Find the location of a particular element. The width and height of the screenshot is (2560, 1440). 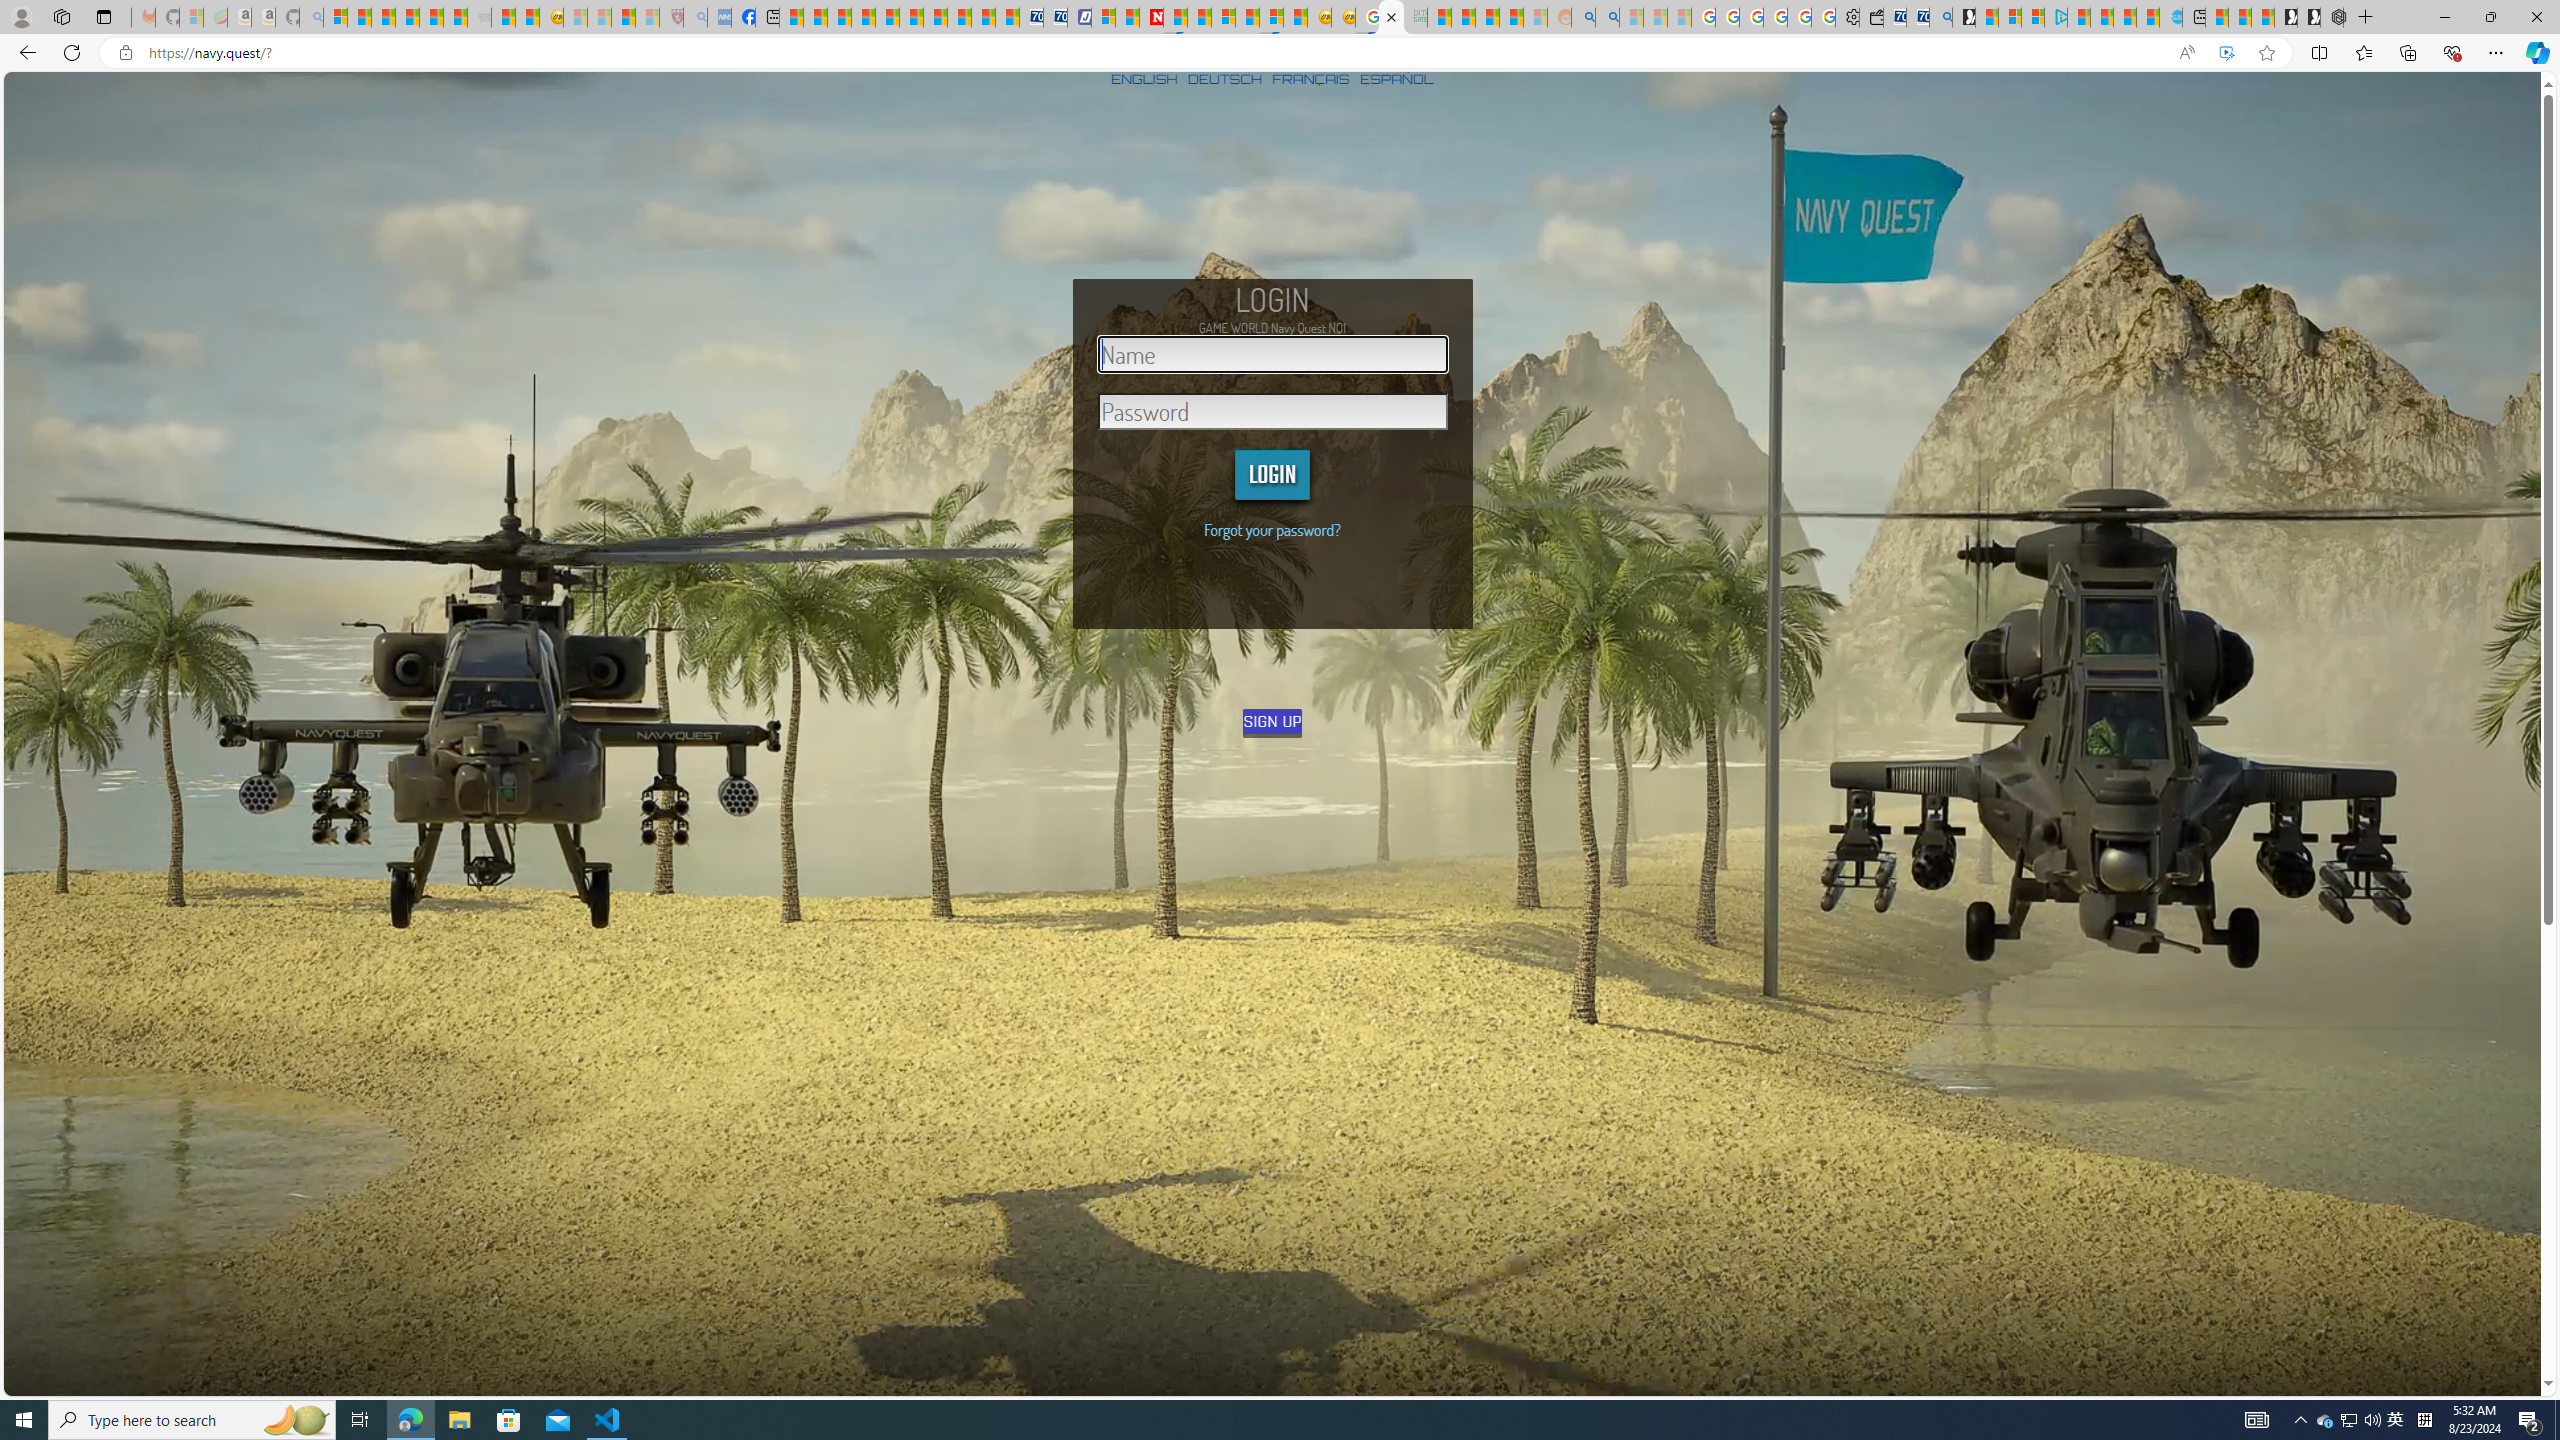

'Student Loan Update: Forgiveness Program Ends This Month' is located at coordinates (1509, 16).